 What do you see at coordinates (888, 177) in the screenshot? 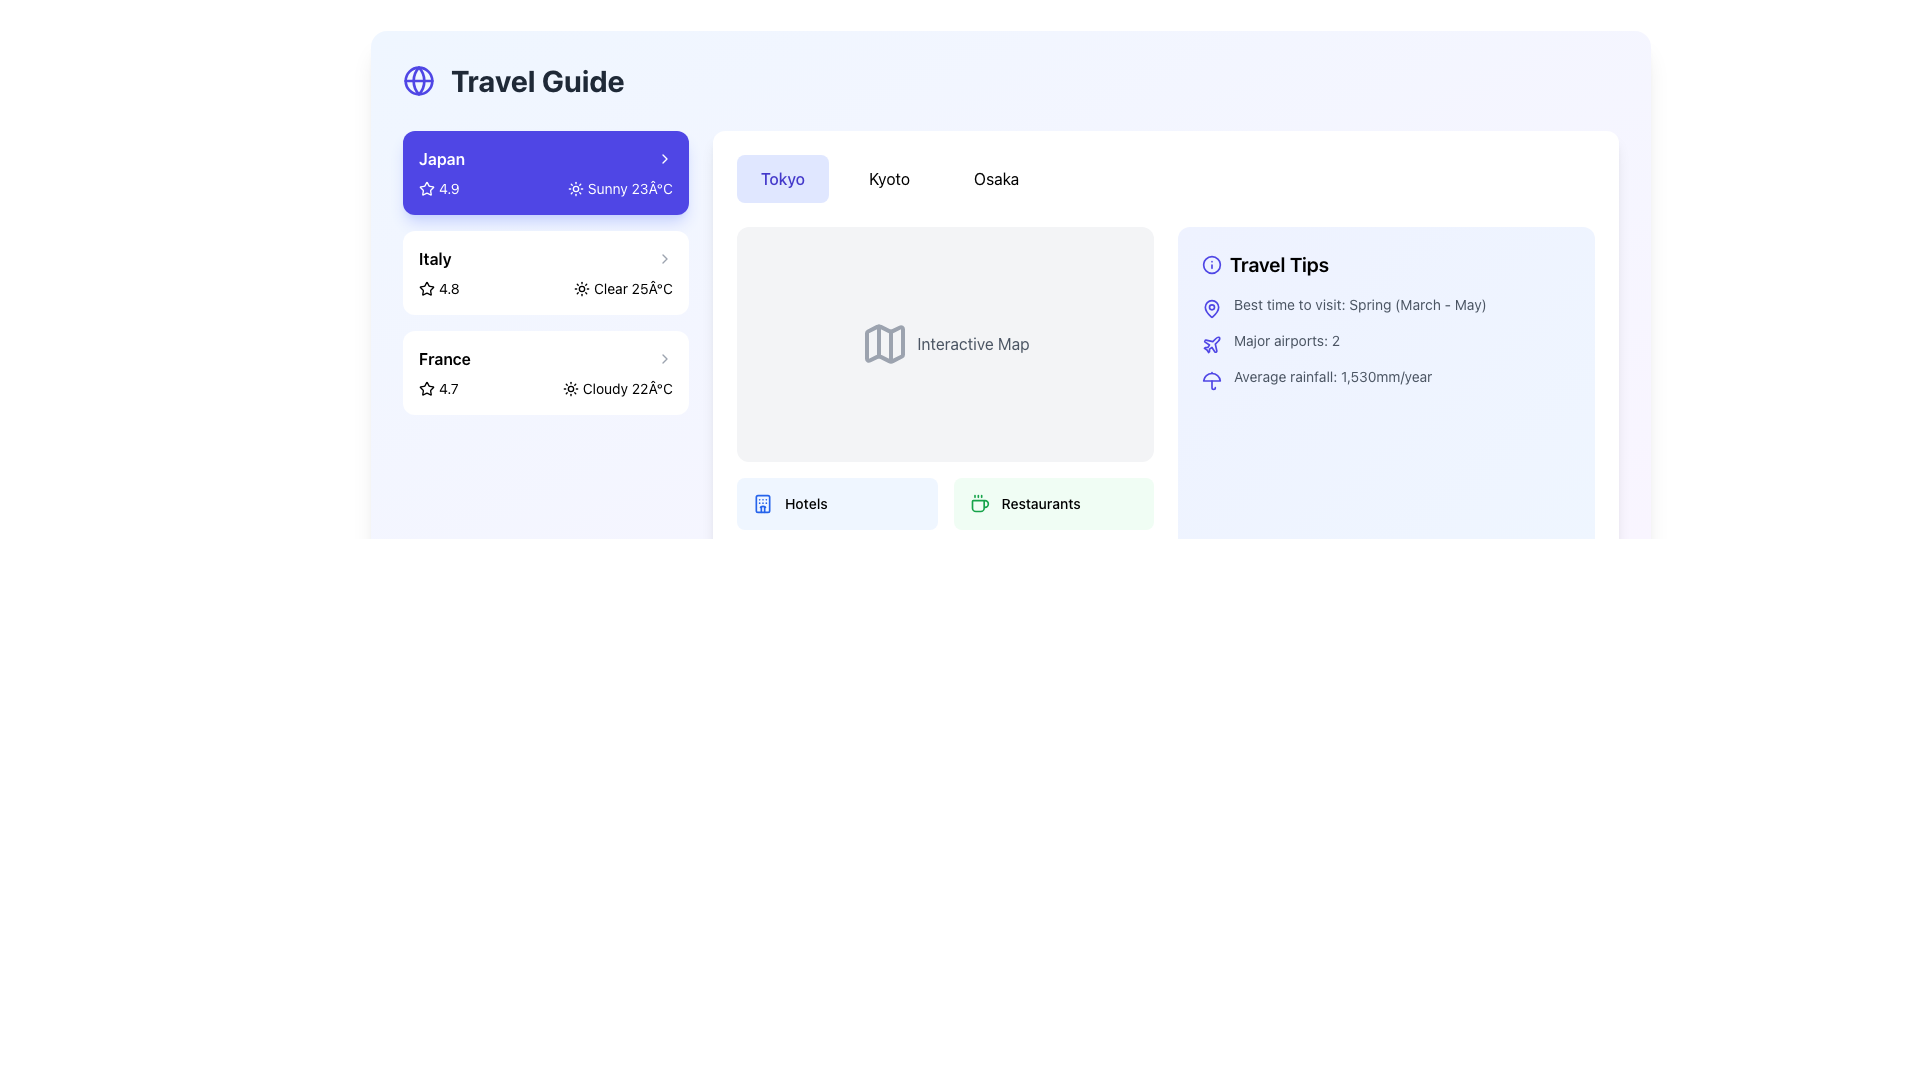
I see `the 'Kyoto' button, which is a text button with a rounded border, positioned centrally between the 'Tokyo' and 'Osaka' buttons` at bounding box center [888, 177].